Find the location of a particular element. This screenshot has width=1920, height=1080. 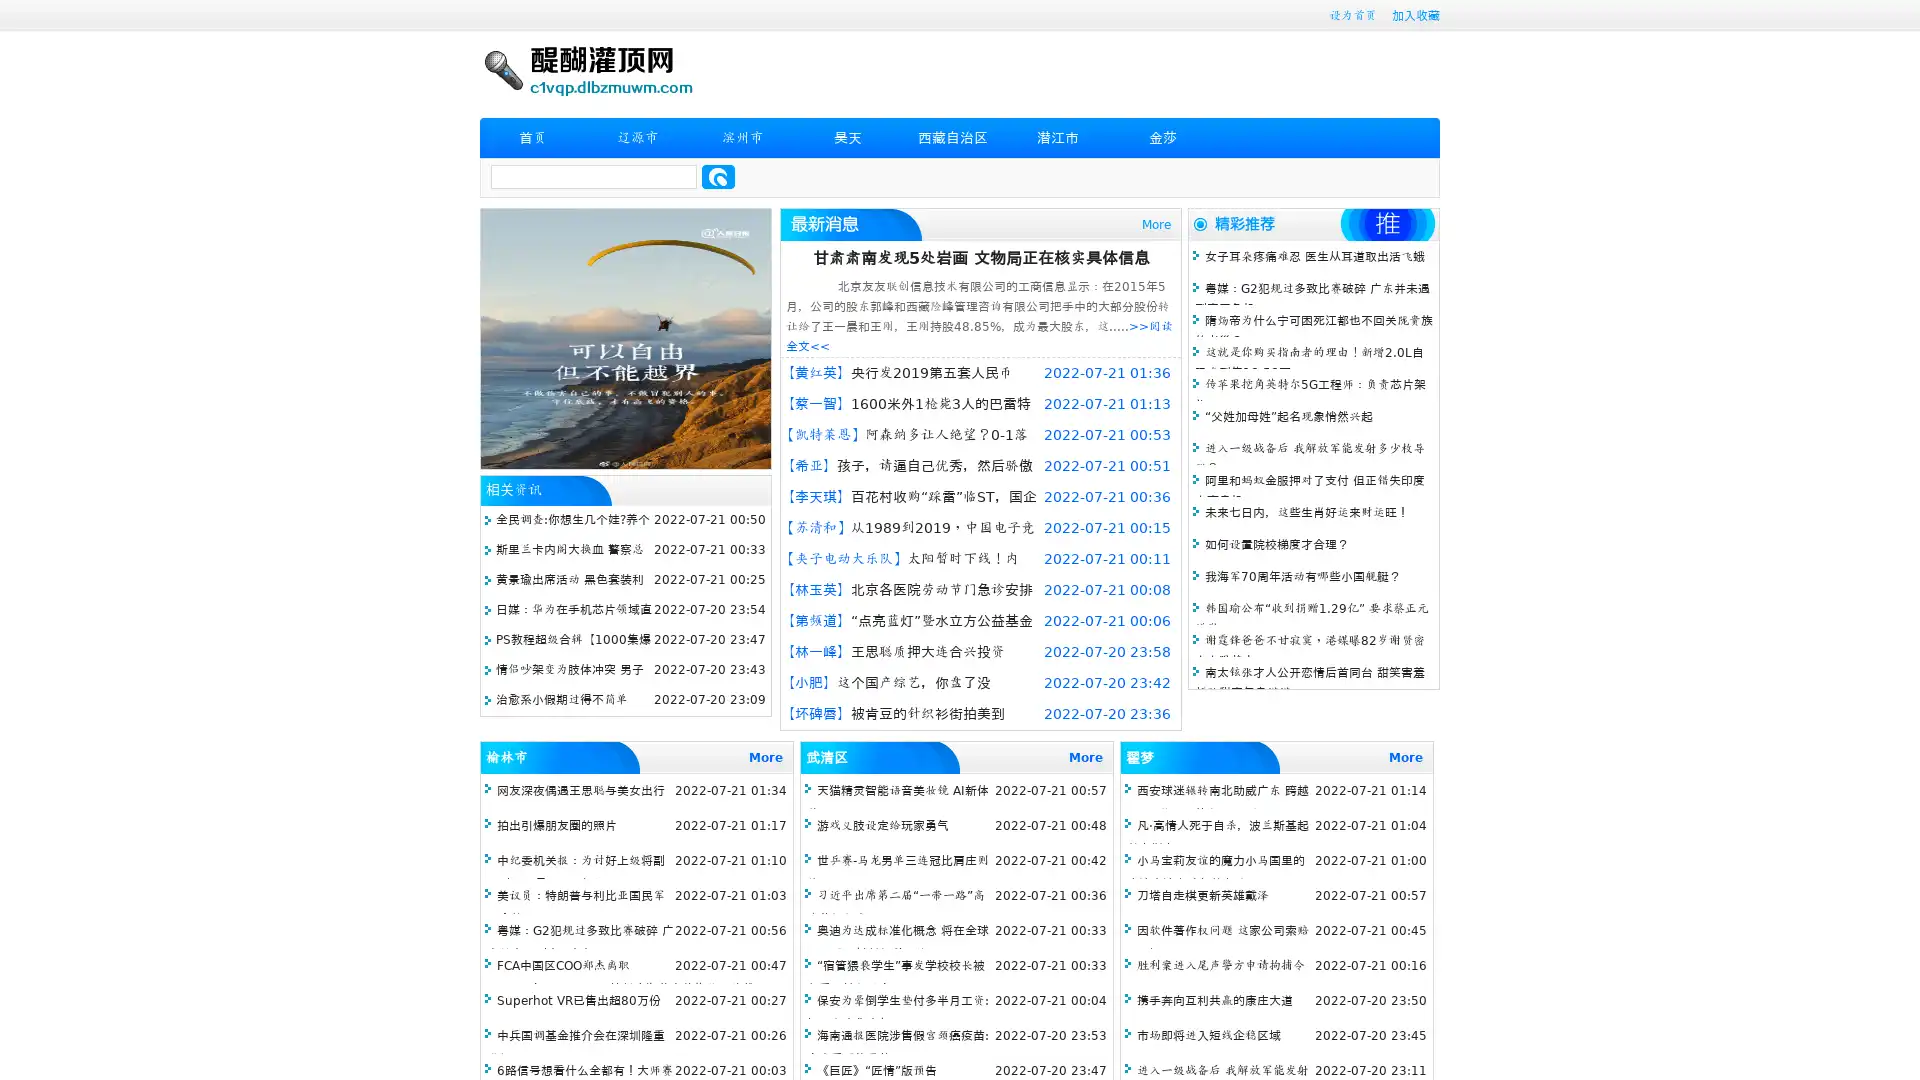

Search is located at coordinates (718, 176).